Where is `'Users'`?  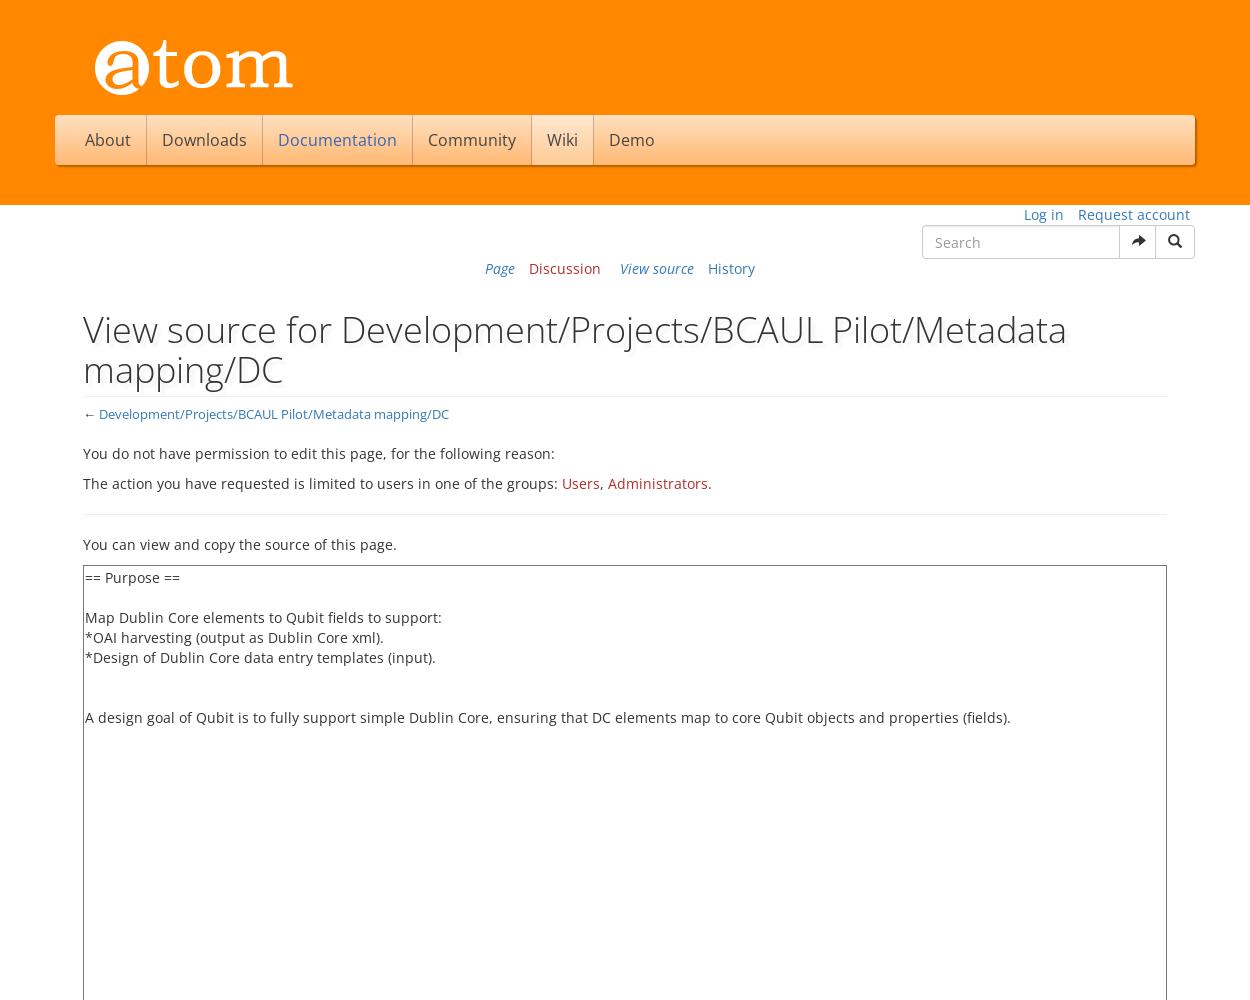 'Users' is located at coordinates (580, 482).